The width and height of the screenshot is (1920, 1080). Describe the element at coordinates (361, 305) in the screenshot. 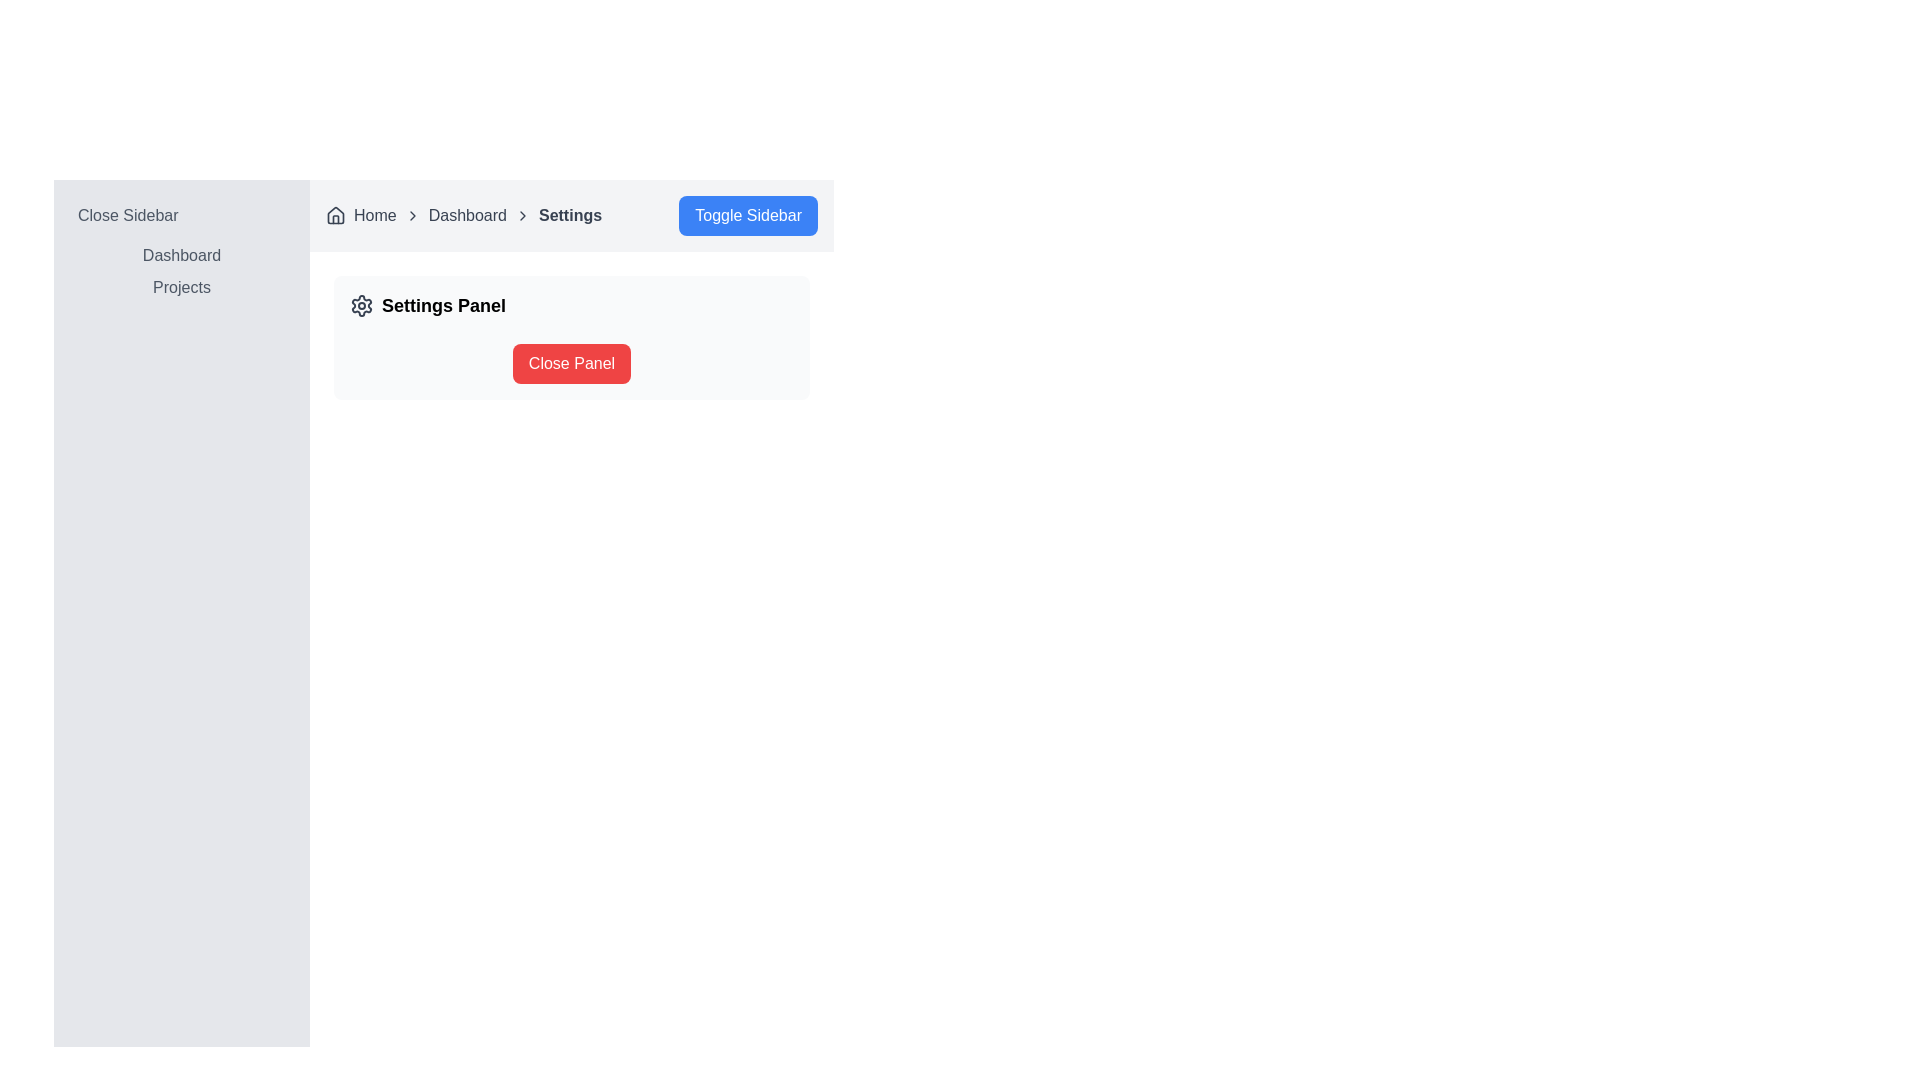

I see `the gear-shaped settings icon, located to the left of the 'Settings Panel' text, by moving the cursor to its center` at that location.